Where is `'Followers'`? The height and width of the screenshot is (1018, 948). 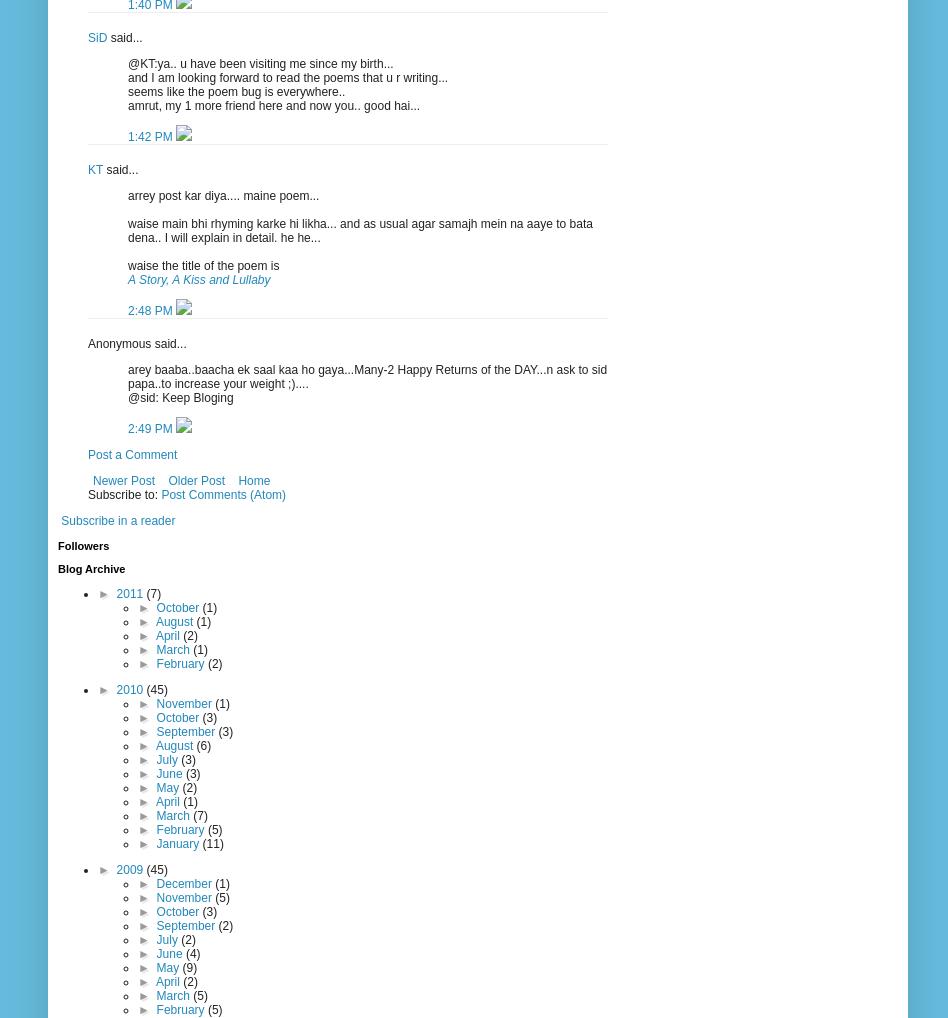 'Followers' is located at coordinates (83, 544).